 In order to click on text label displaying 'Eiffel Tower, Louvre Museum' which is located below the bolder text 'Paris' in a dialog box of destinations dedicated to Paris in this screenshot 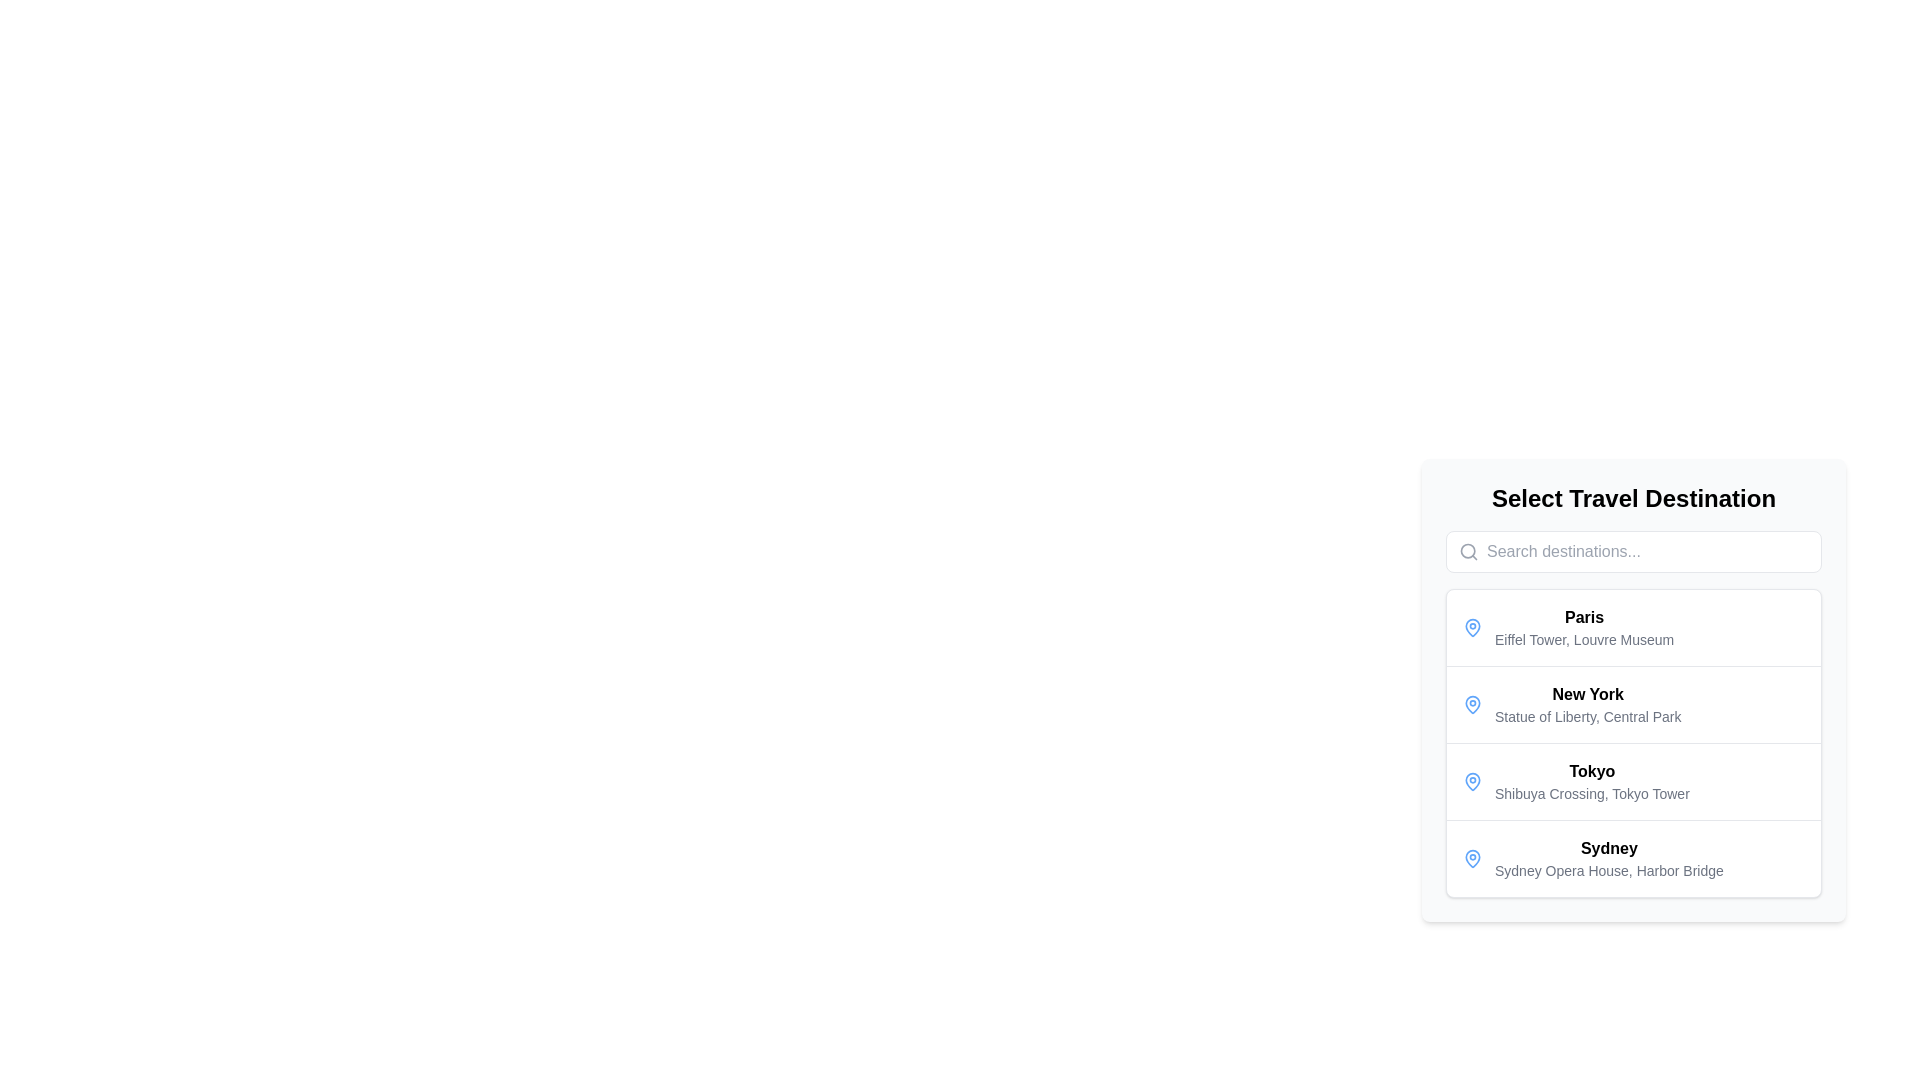, I will do `click(1583, 640)`.